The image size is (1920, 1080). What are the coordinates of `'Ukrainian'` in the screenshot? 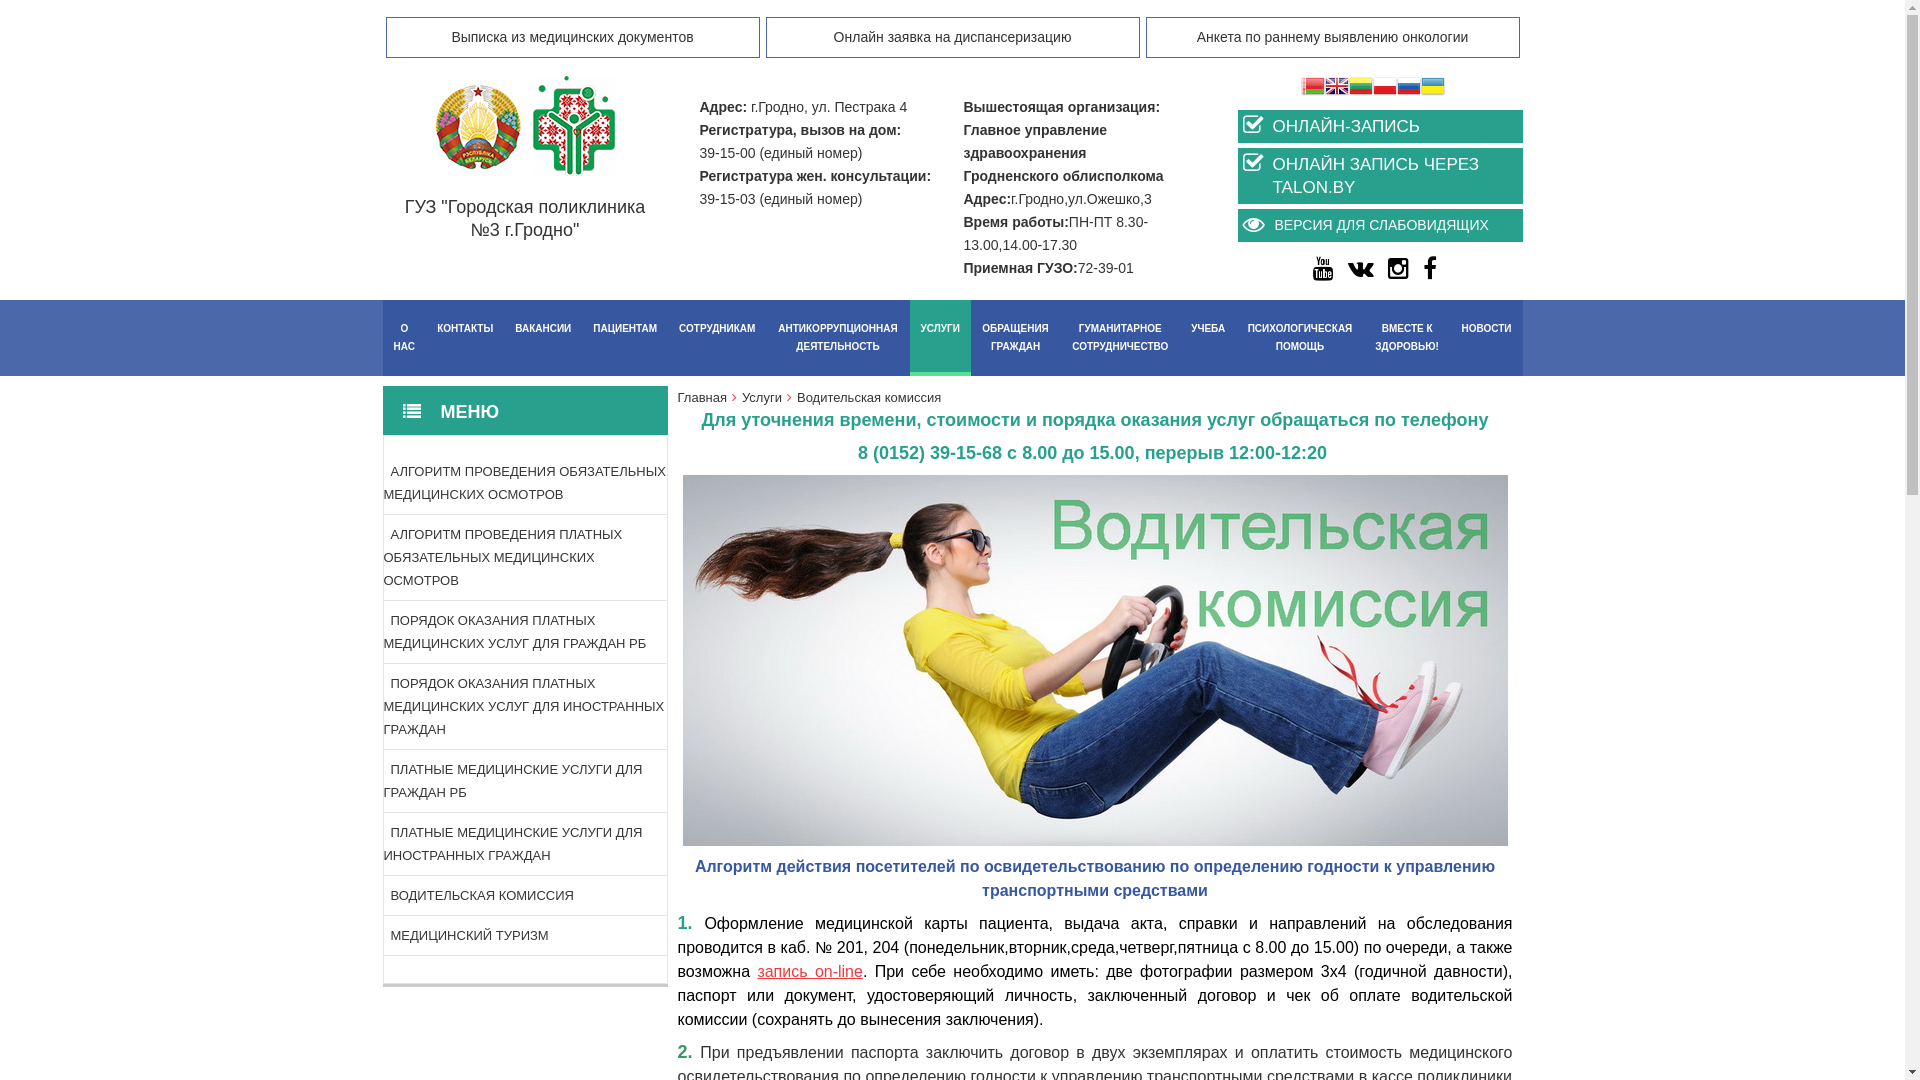 It's located at (1430, 87).